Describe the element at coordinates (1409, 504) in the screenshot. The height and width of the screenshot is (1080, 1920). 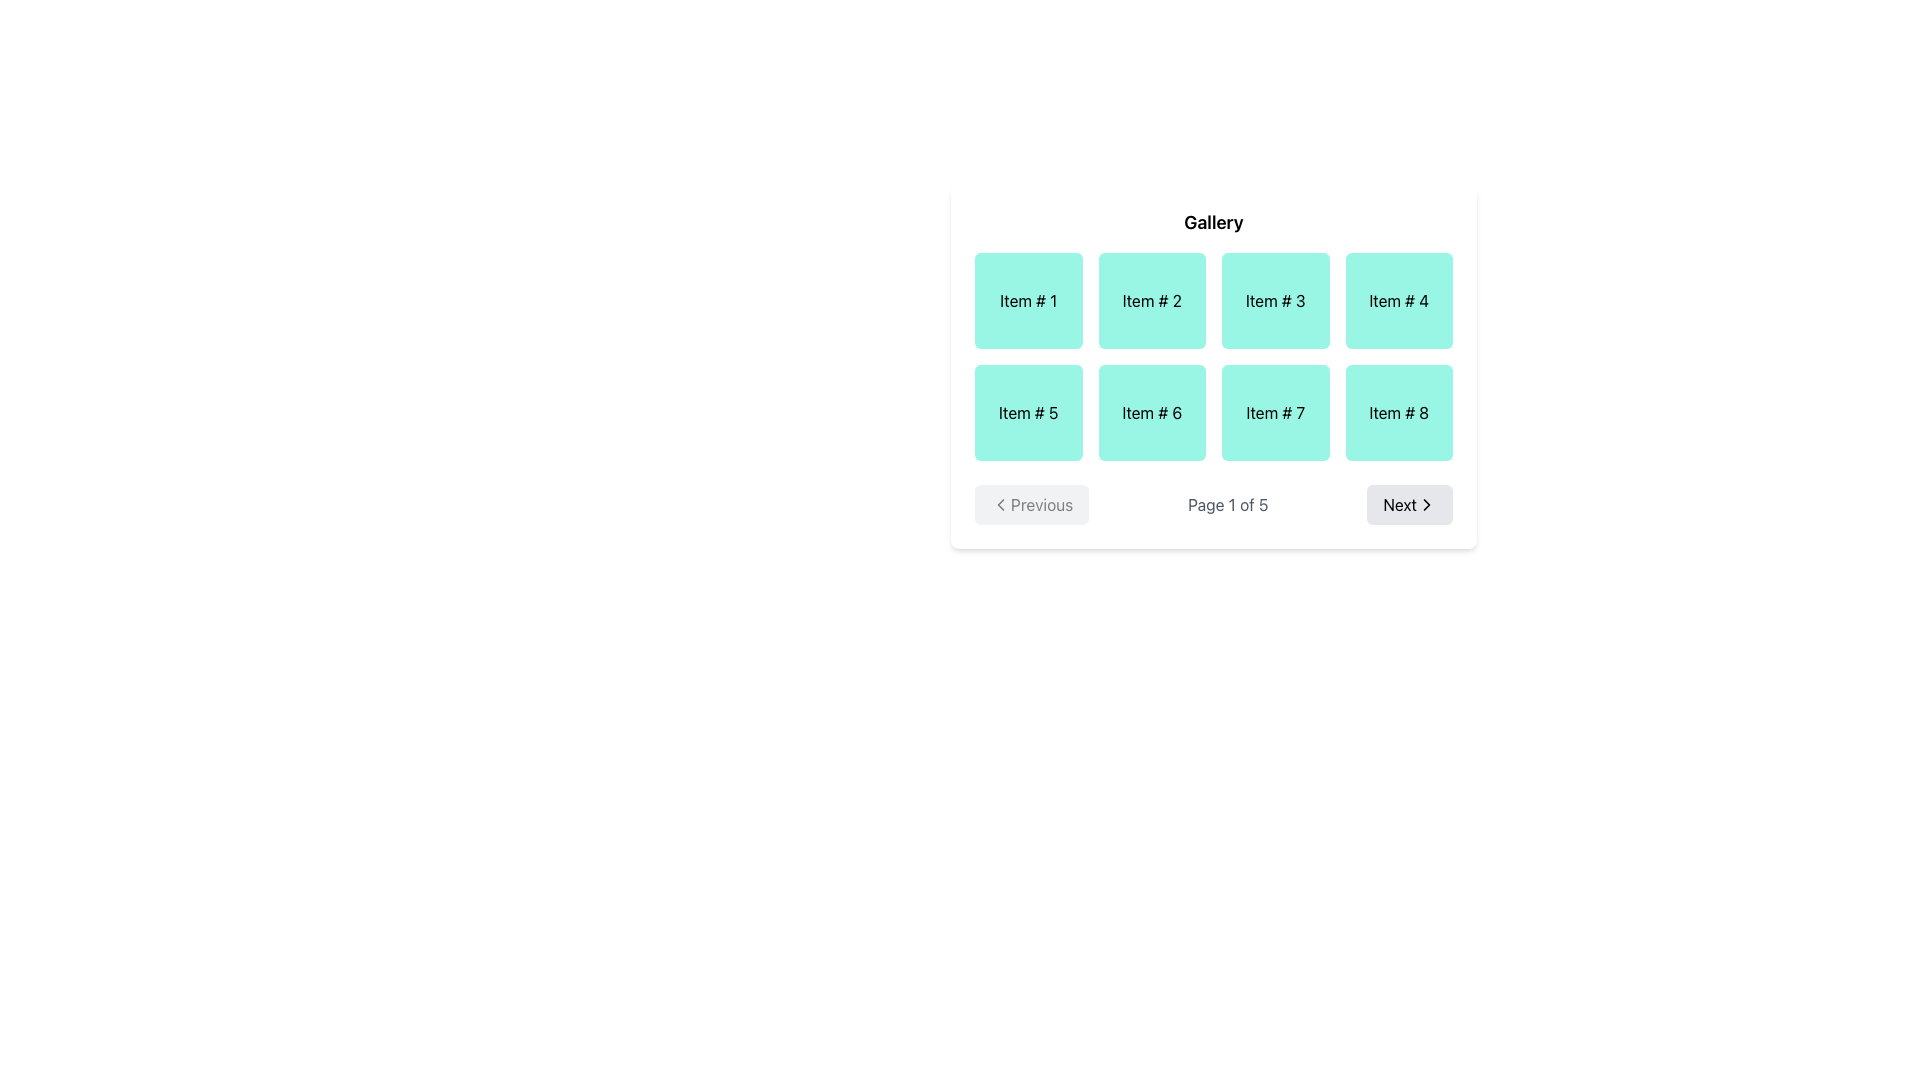
I see `the 'Next' button, which has a light gray background, rounded corners, and displays the text 'Next' with a rightward arrow icon` at that location.